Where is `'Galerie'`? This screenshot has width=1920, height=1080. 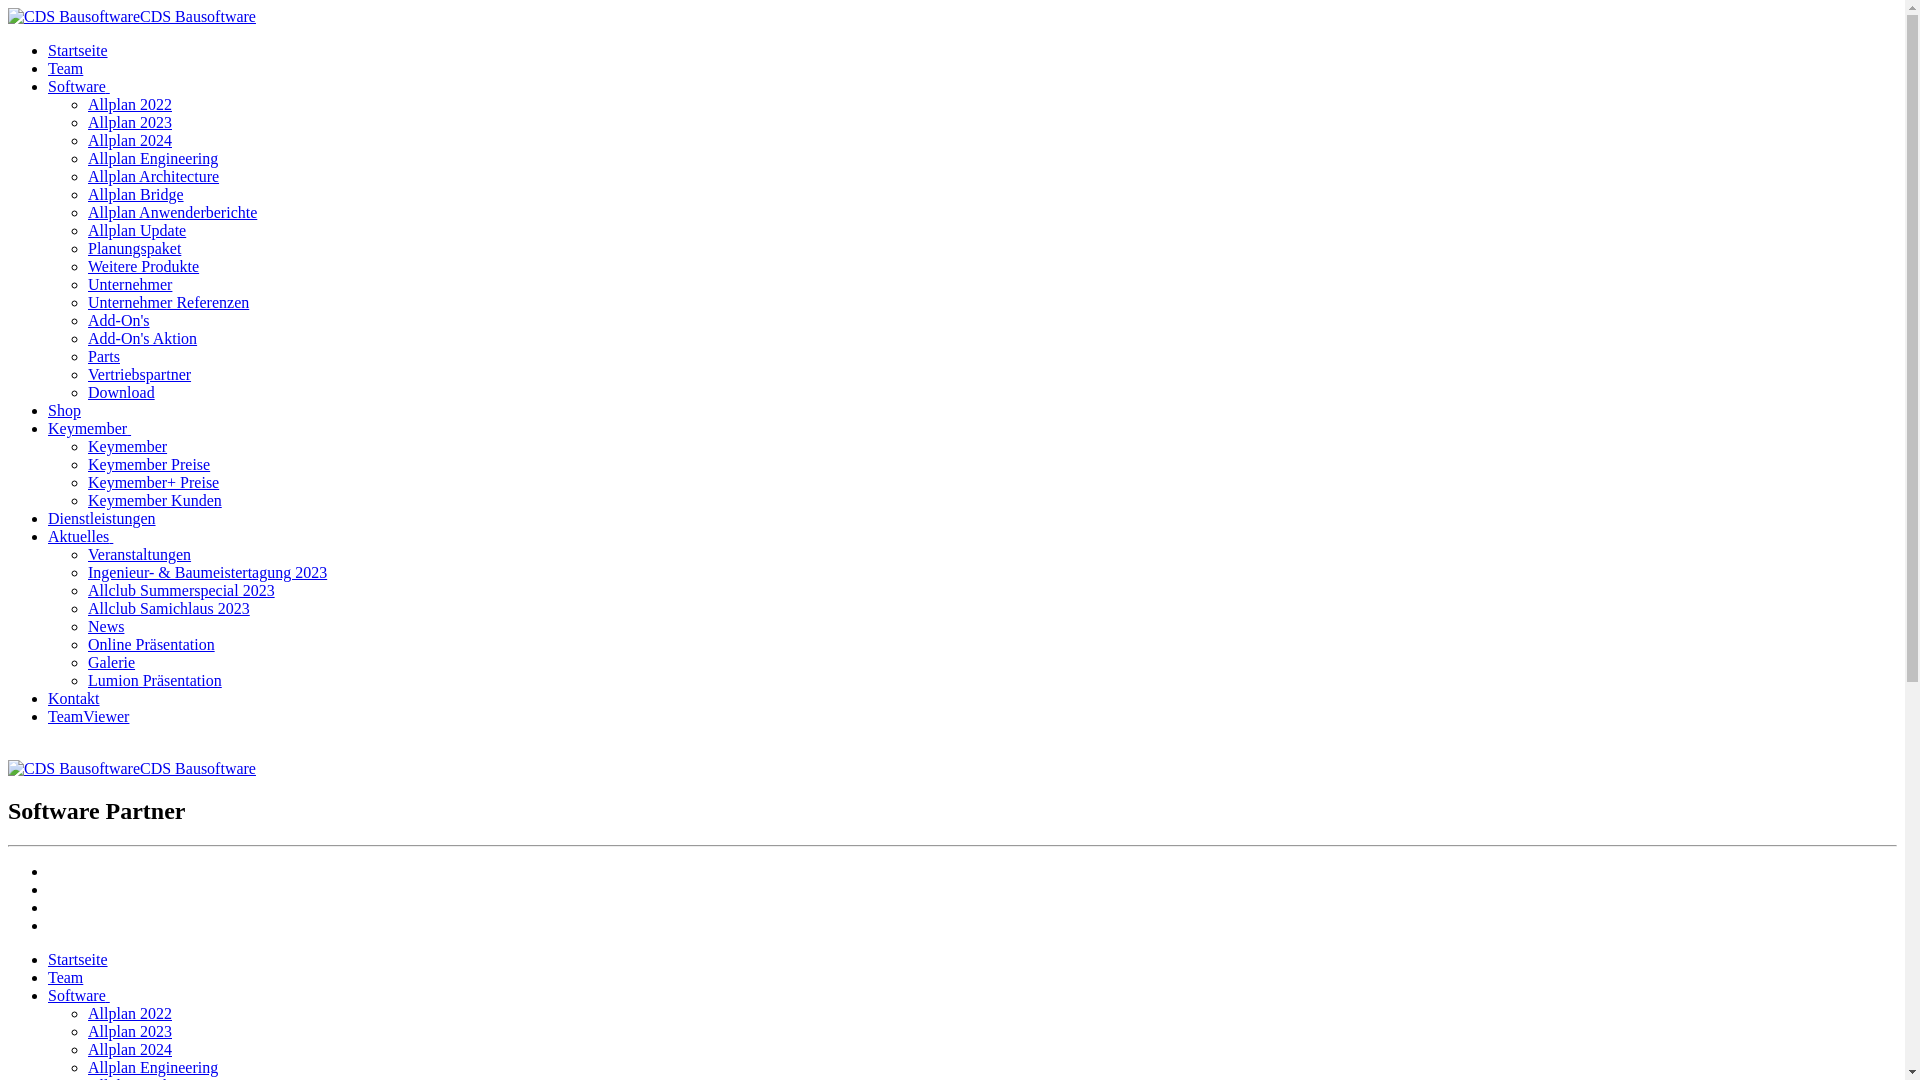
'Galerie' is located at coordinates (110, 662).